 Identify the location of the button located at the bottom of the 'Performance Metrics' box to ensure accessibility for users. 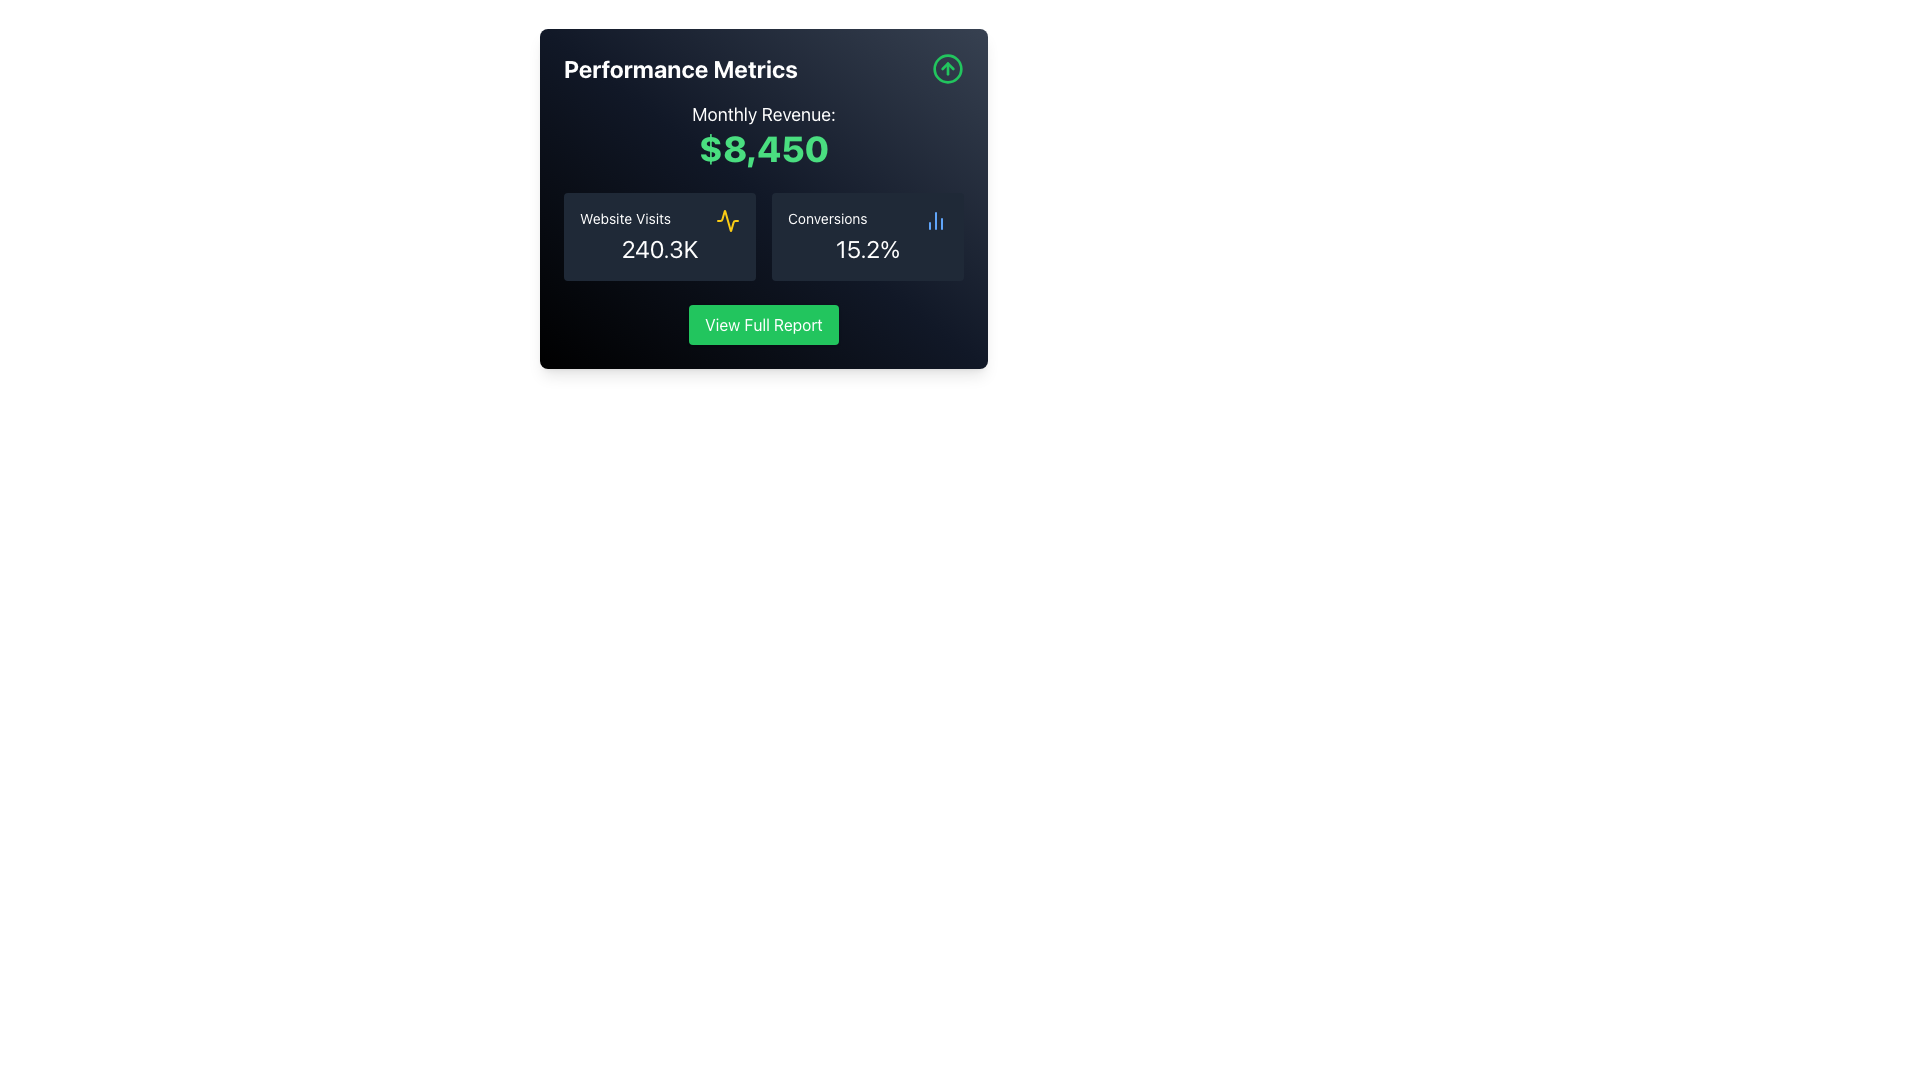
(762, 323).